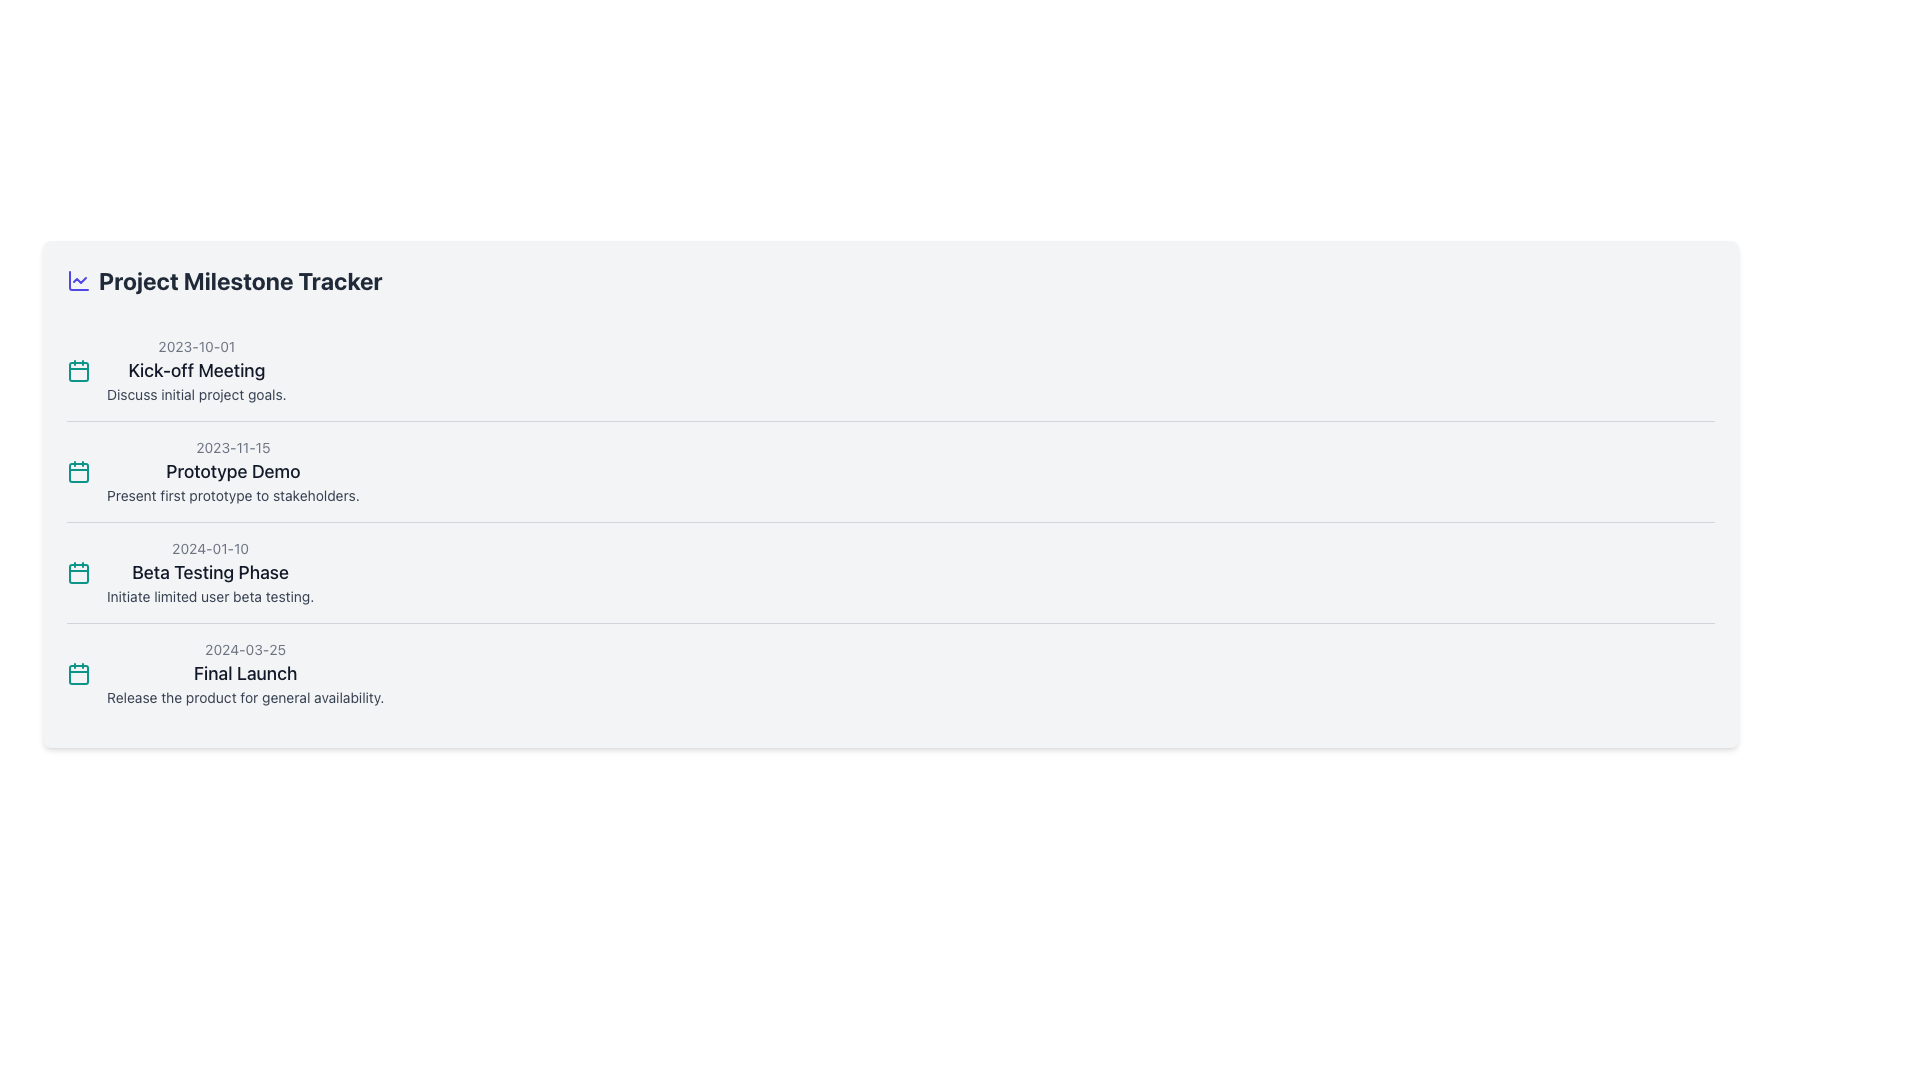  Describe the element at coordinates (244, 697) in the screenshot. I see `additional descriptive information about the milestone 'Final Launch' that is located underneath the timestamp '2024-03-25'` at that location.